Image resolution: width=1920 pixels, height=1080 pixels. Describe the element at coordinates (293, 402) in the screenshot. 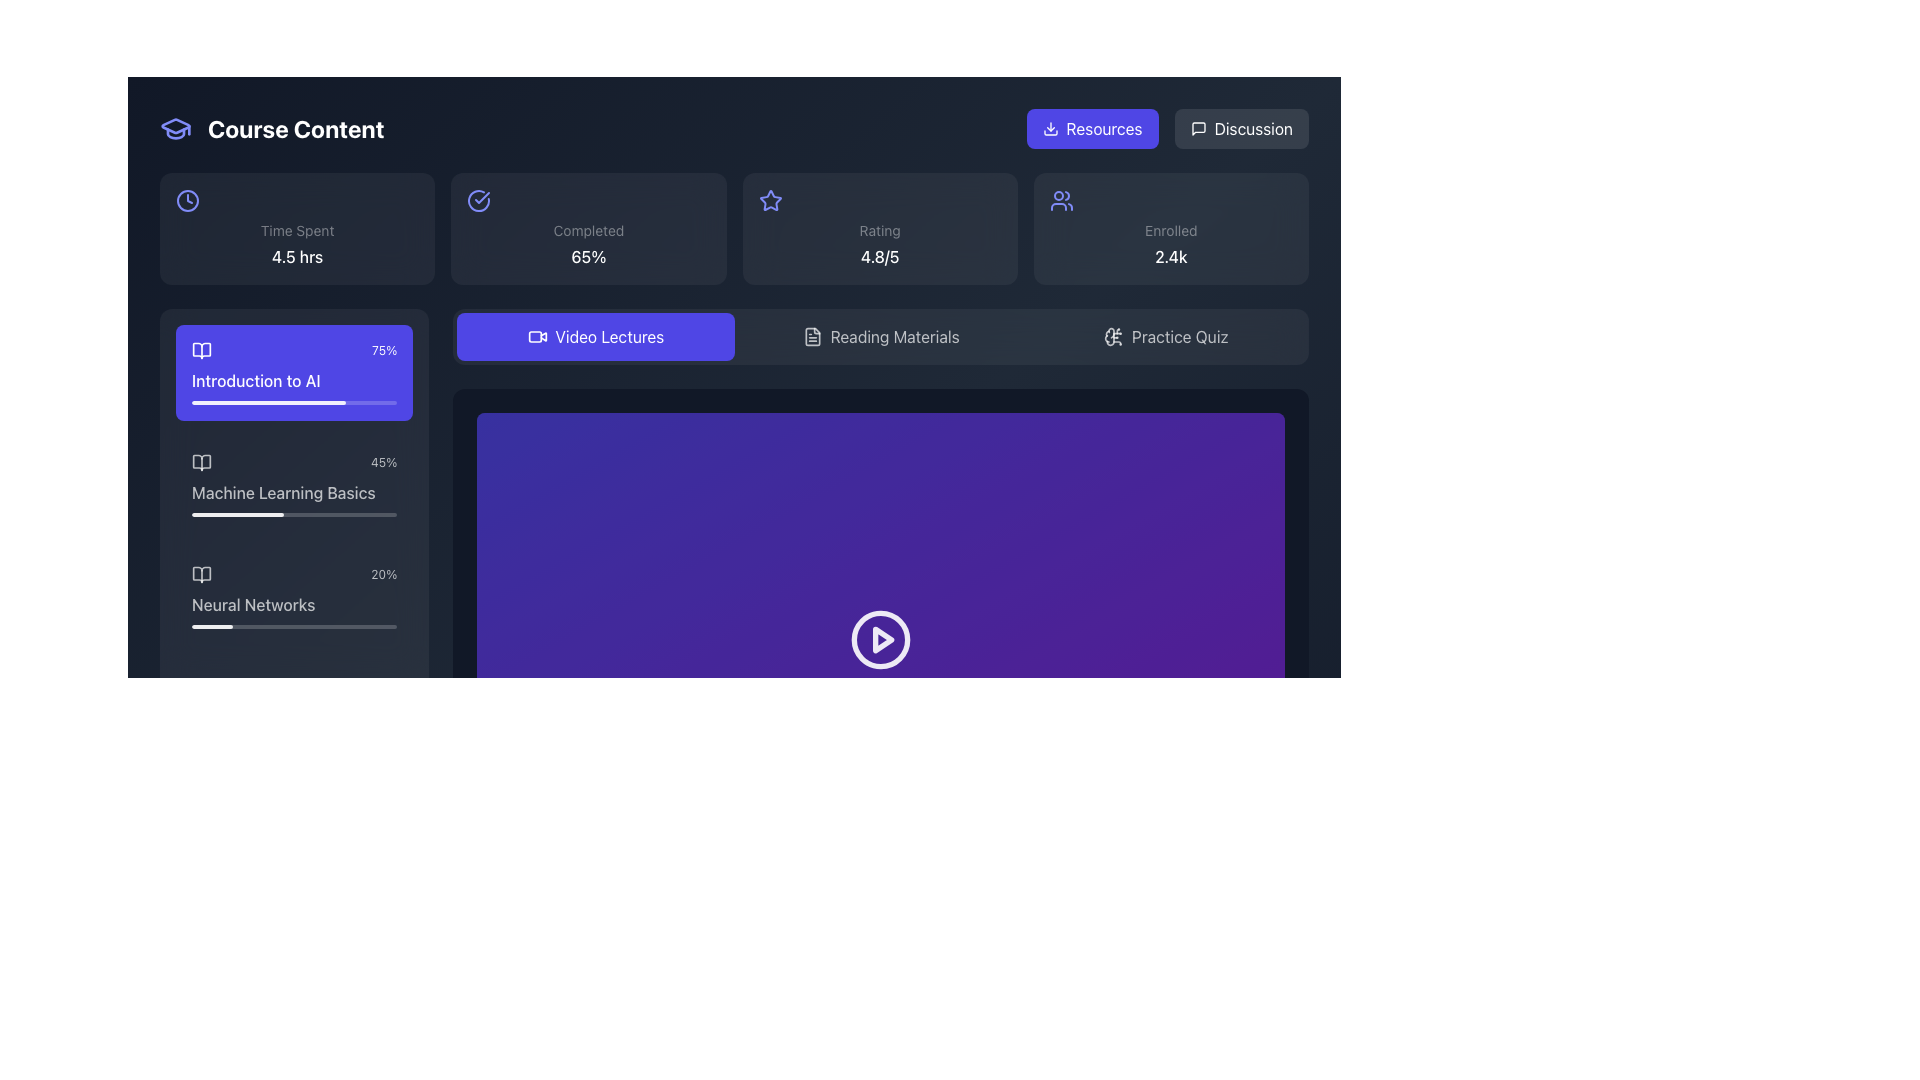

I see `the Progress Bar located at the bottom of the 'Introduction to AI' course card, which visually indicates the completion status of the course` at that location.